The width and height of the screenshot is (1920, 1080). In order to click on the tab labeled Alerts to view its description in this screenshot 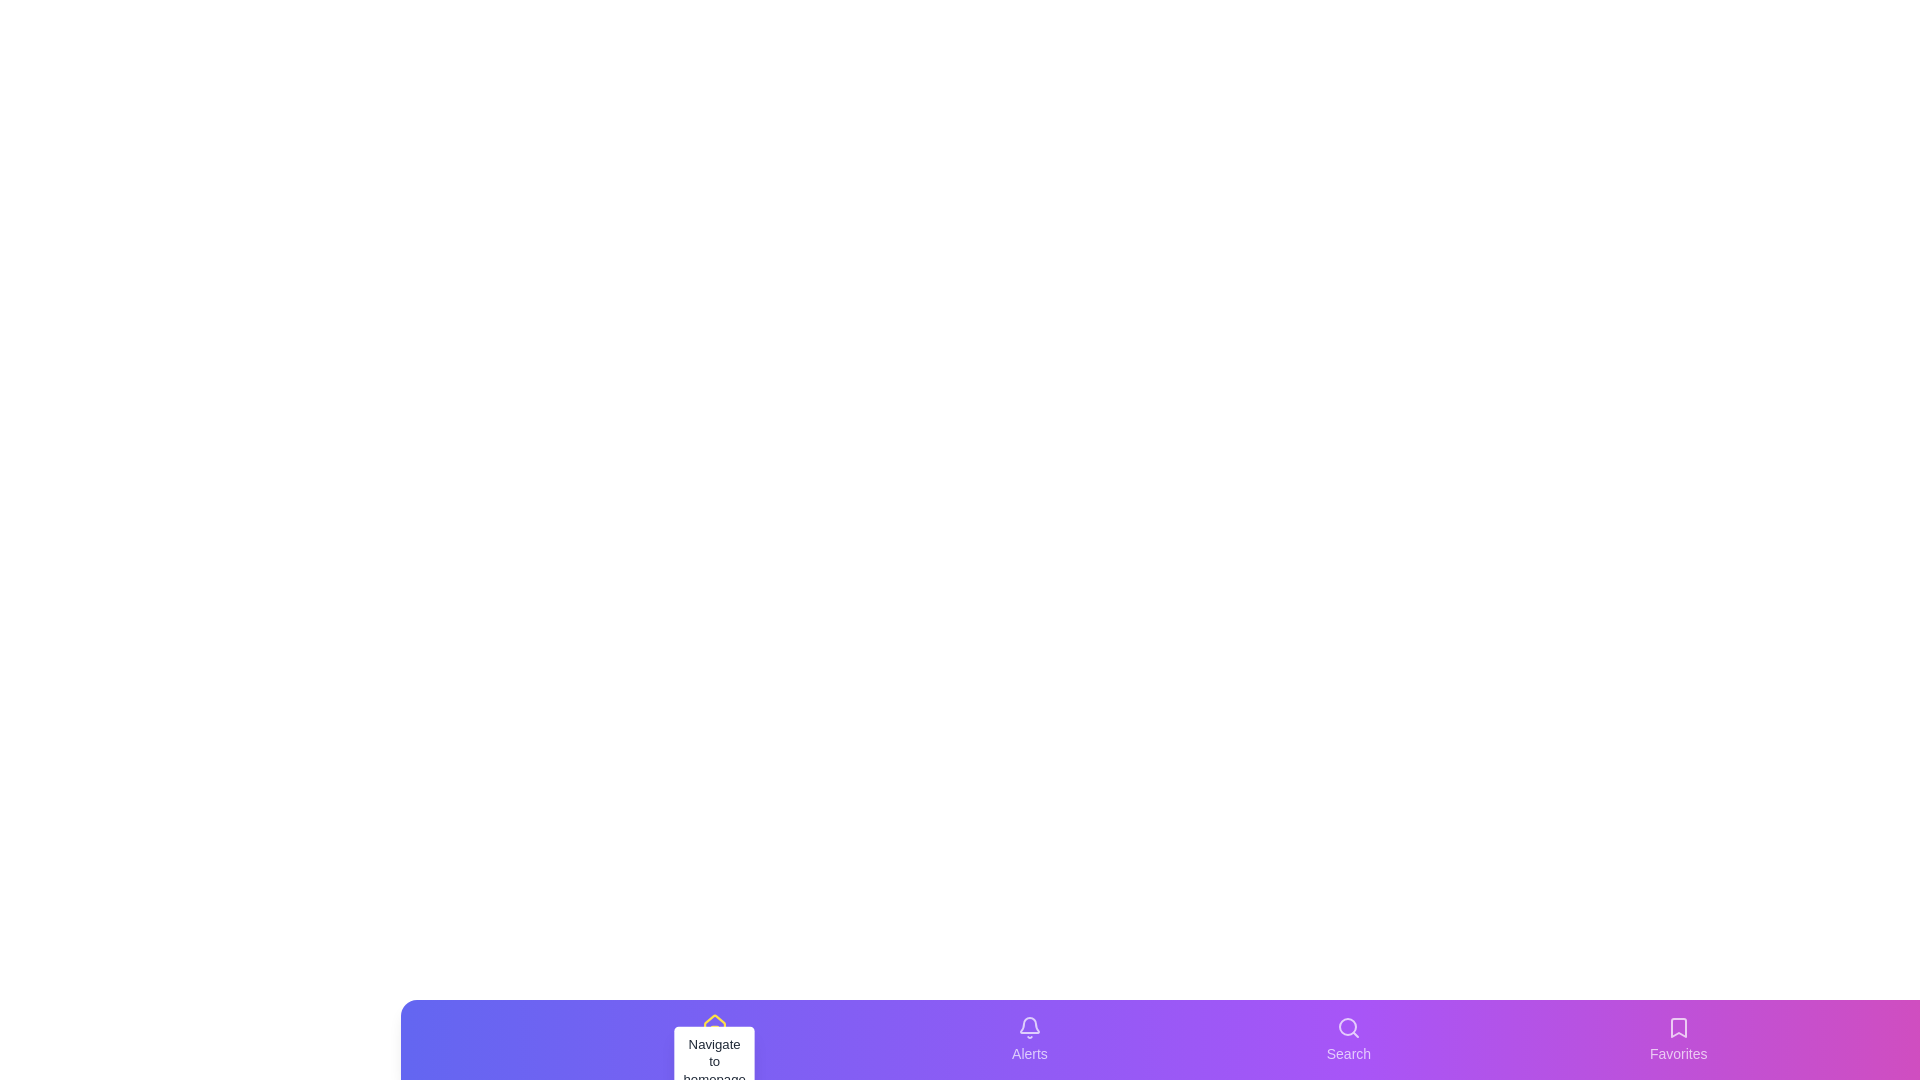, I will do `click(1028, 1039)`.